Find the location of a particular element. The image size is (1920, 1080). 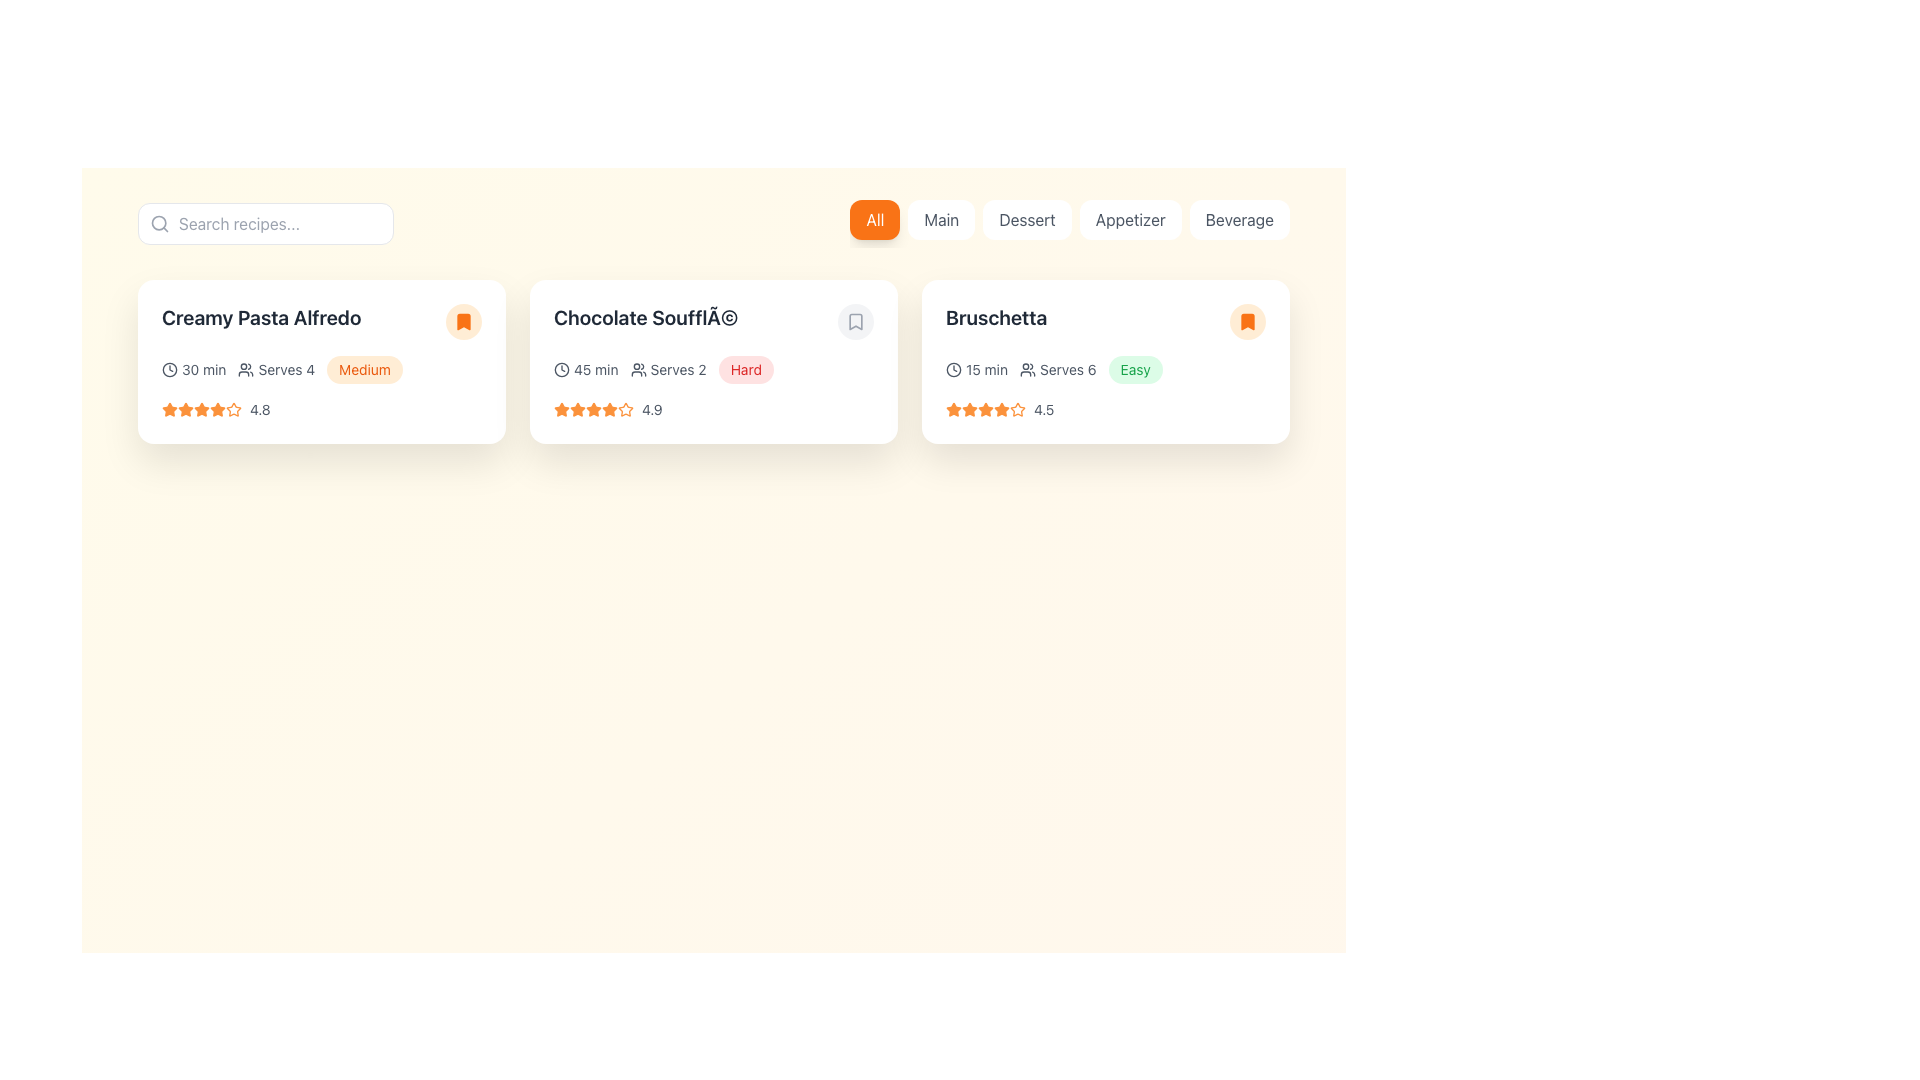

the decorative icon that visually reinforces the label 'Serves 4', which is positioned to the left of the text is located at coordinates (245, 370).